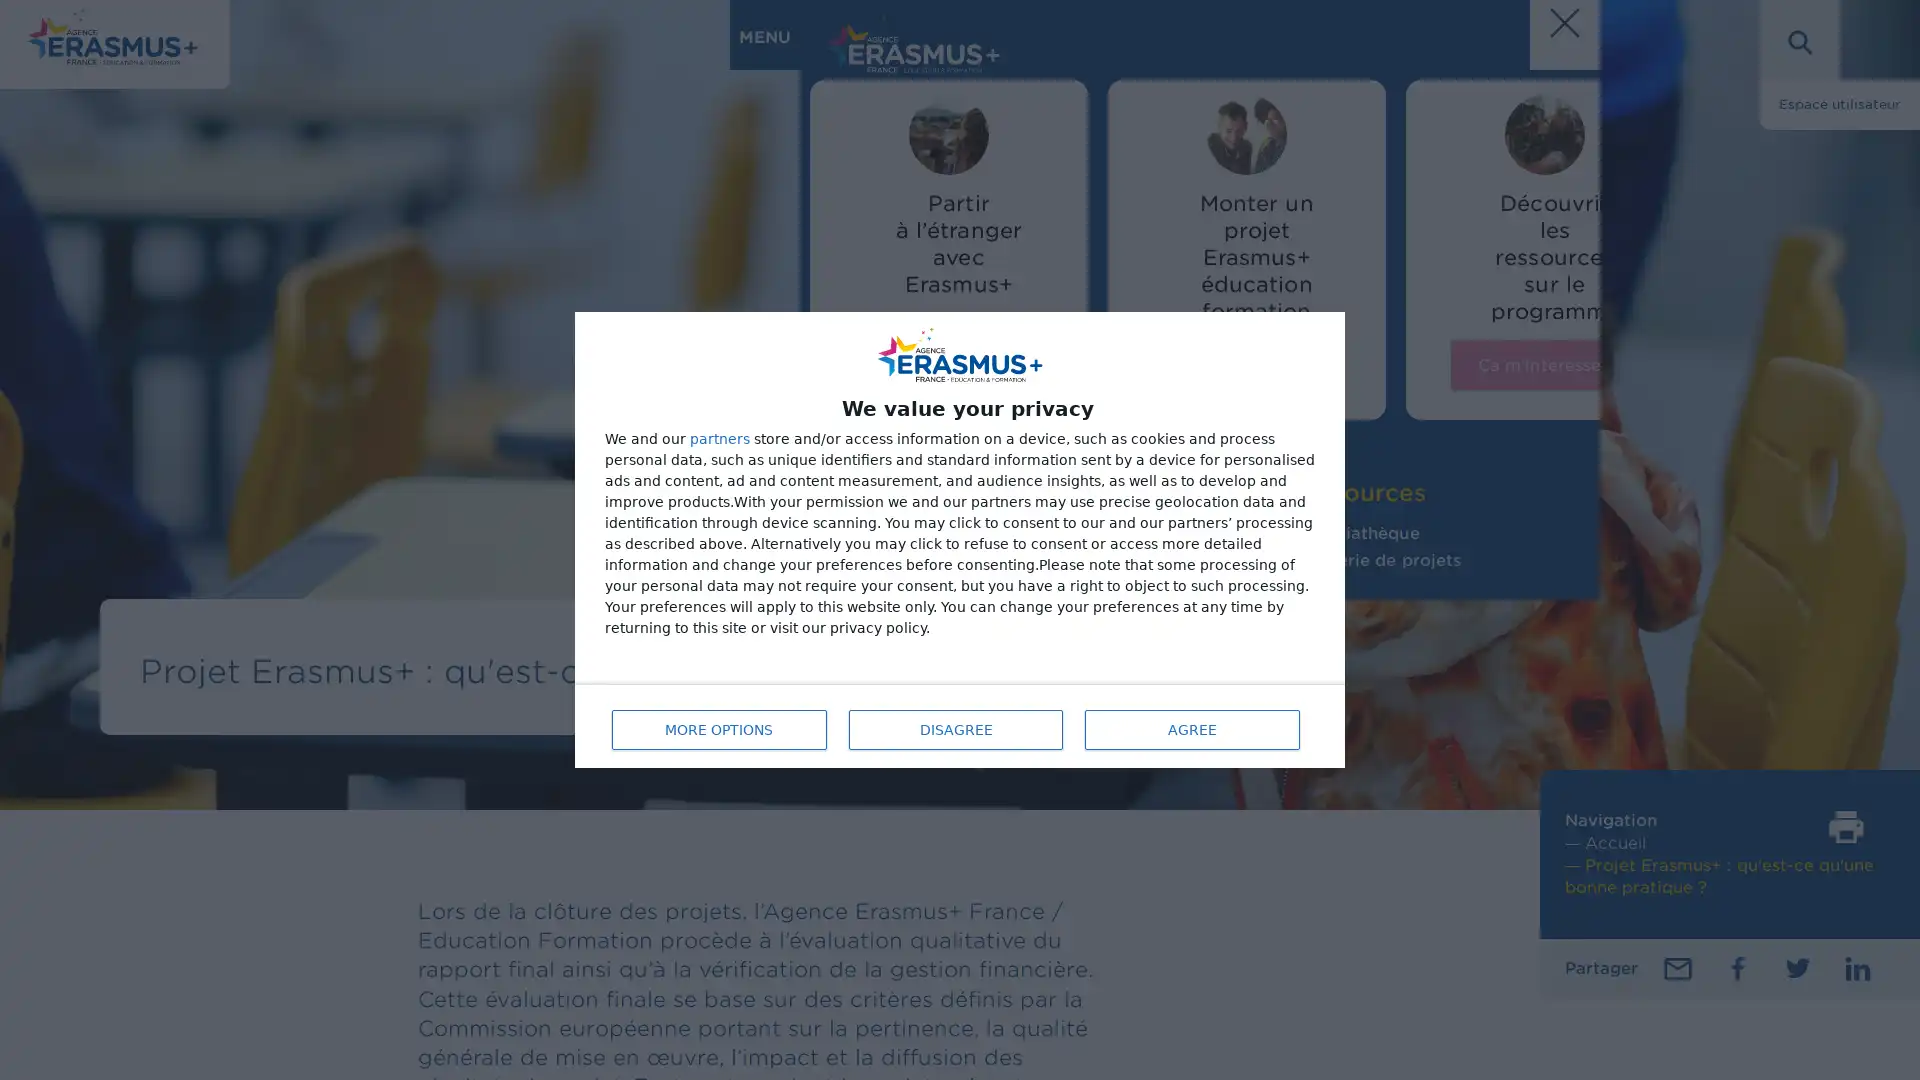 The height and width of the screenshot is (1080, 1920). Describe the element at coordinates (715, 725) in the screenshot. I see `MORE OPTIONS` at that location.